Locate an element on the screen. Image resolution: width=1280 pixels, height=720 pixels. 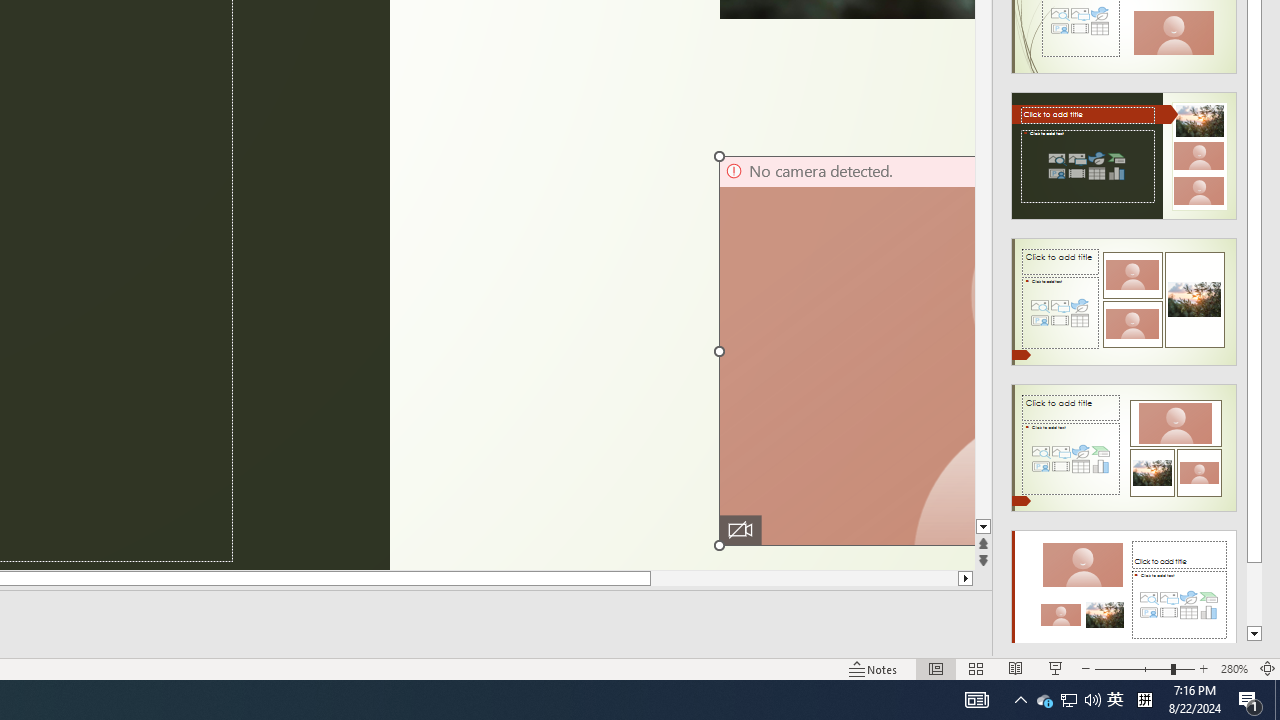
'Design Idea' is located at coordinates (1124, 586).